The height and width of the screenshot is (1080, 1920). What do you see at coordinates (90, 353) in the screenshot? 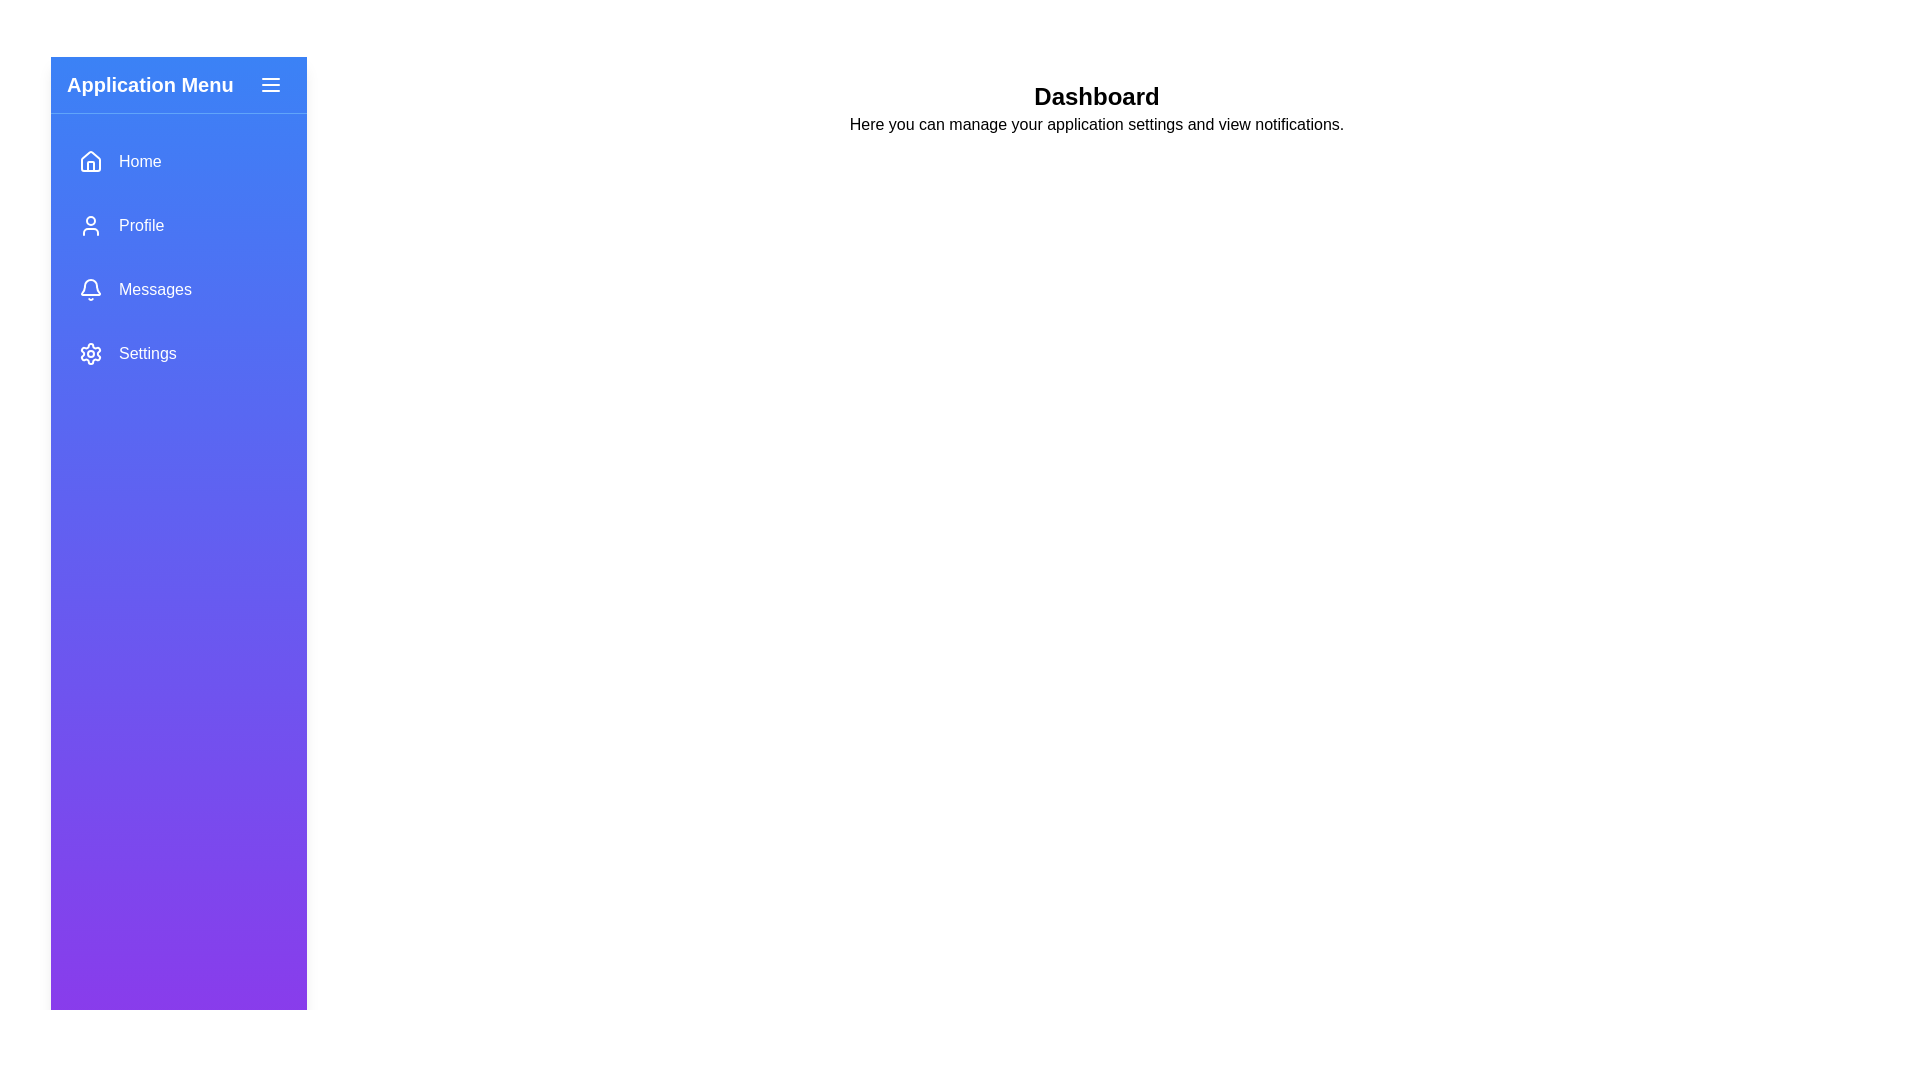
I see `the gear icon located in the settings menu of the application interface` at bounding box center [90, 353].